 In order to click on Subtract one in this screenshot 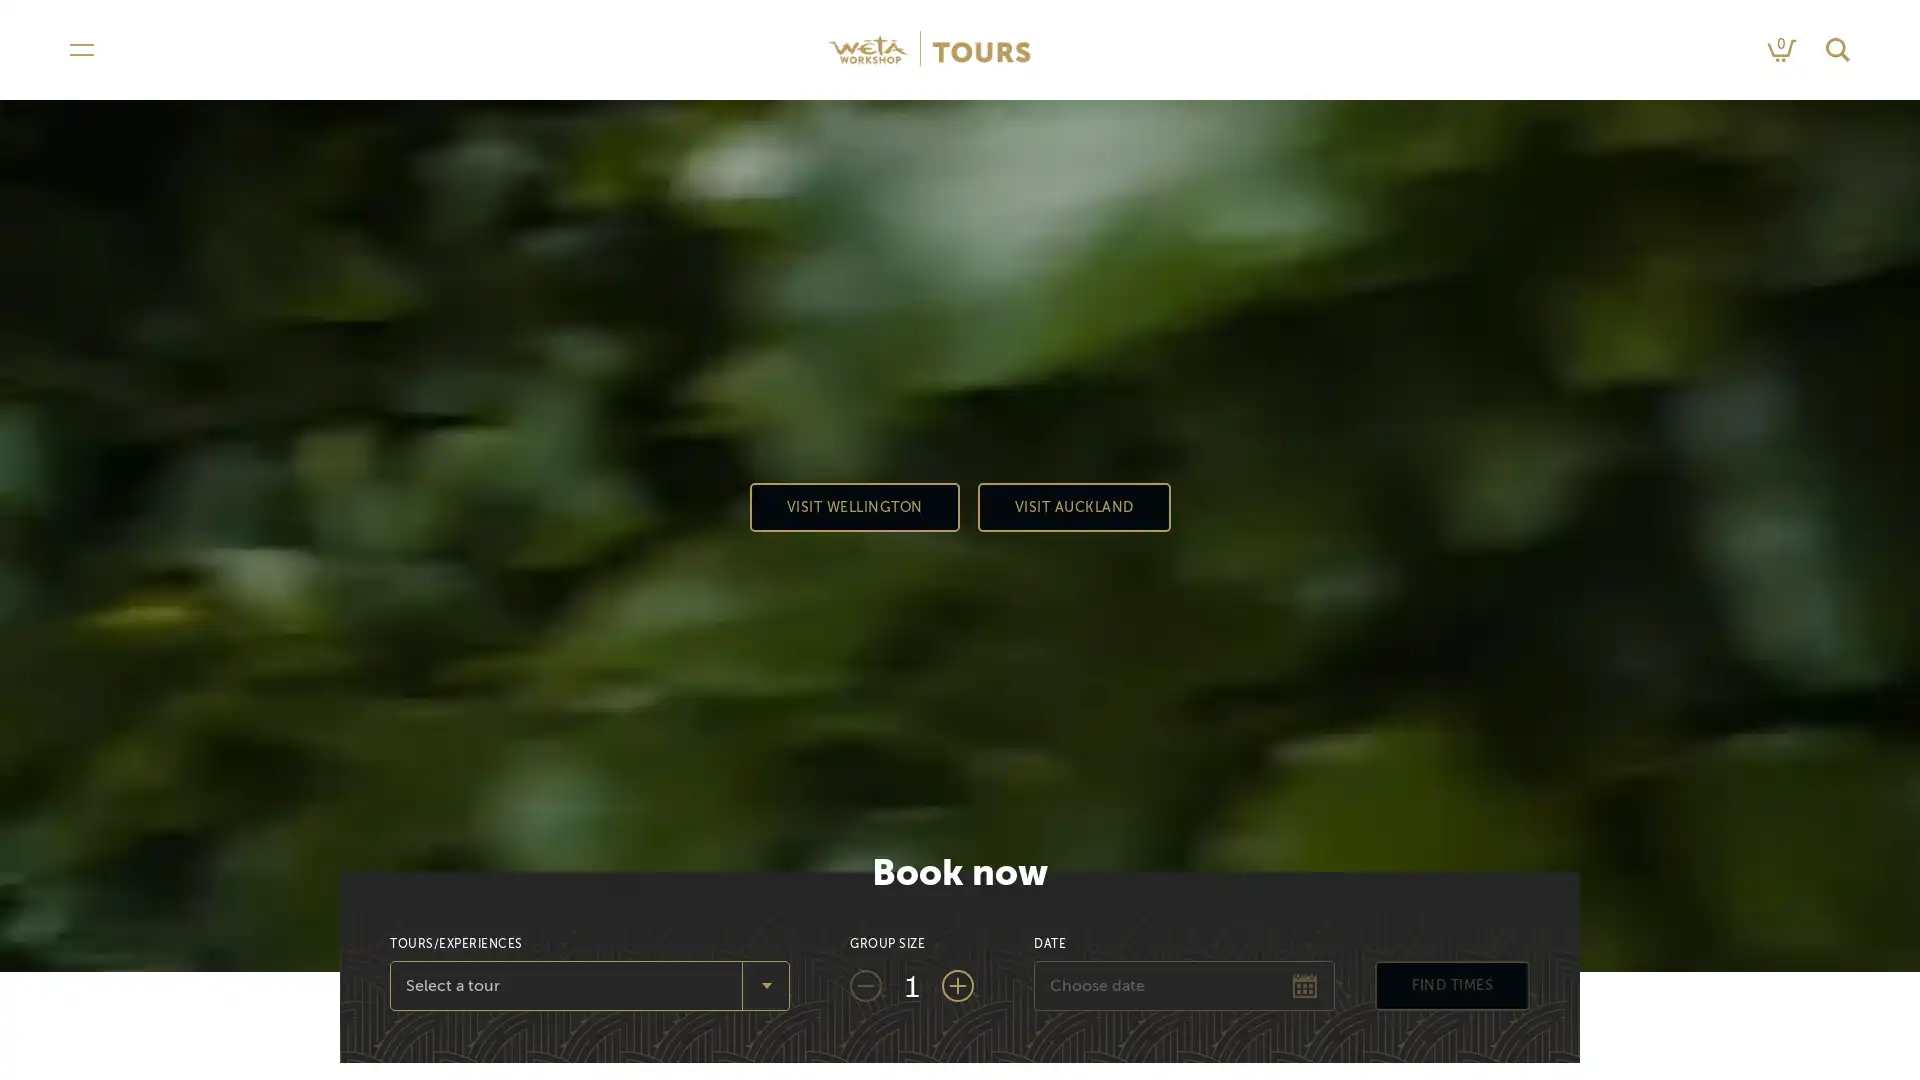, I will do `click(865, 983)`.